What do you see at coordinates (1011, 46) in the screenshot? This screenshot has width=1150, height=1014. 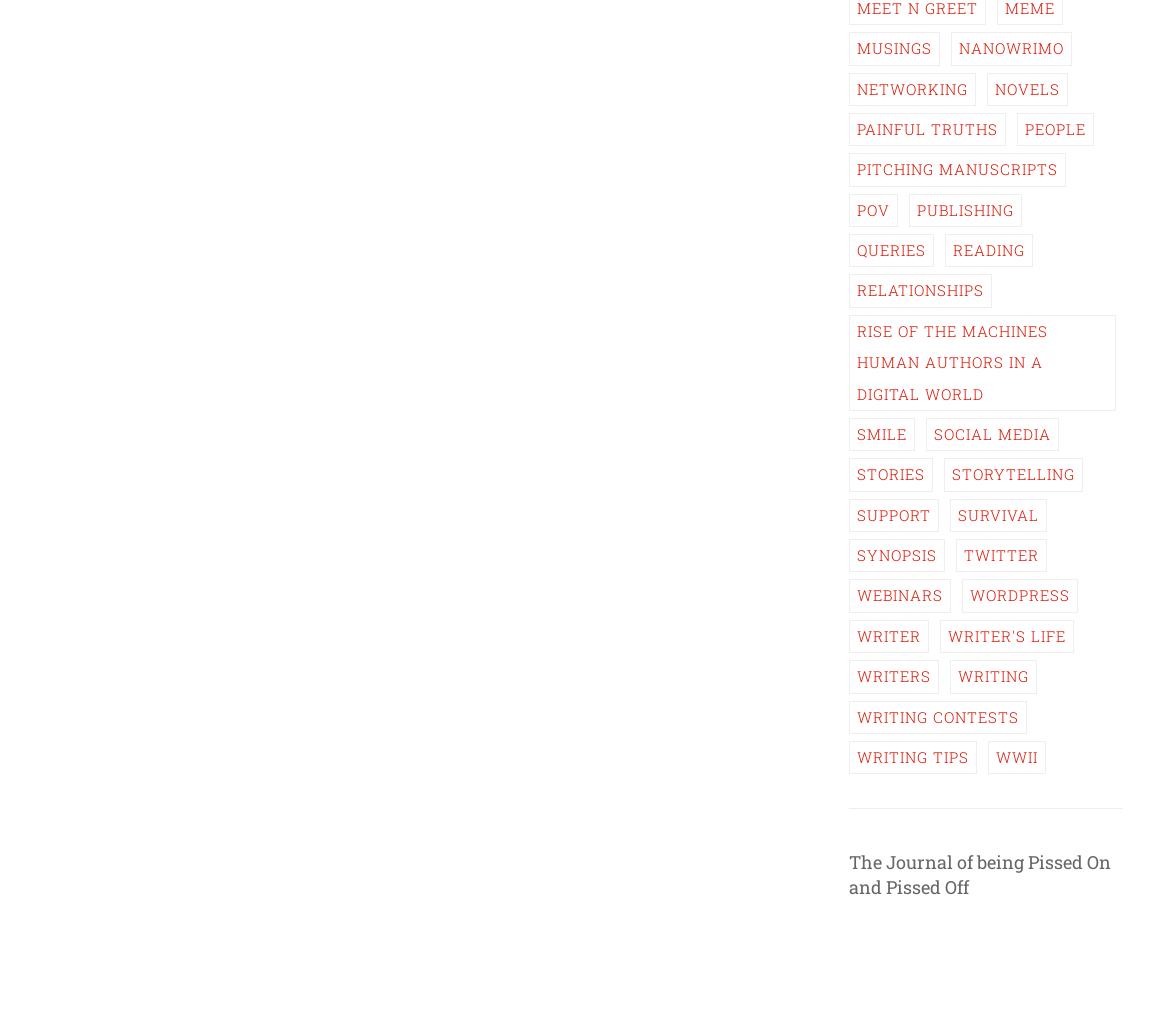 I see `'NaNoWriMo'` at bounding box center [1011, 46].